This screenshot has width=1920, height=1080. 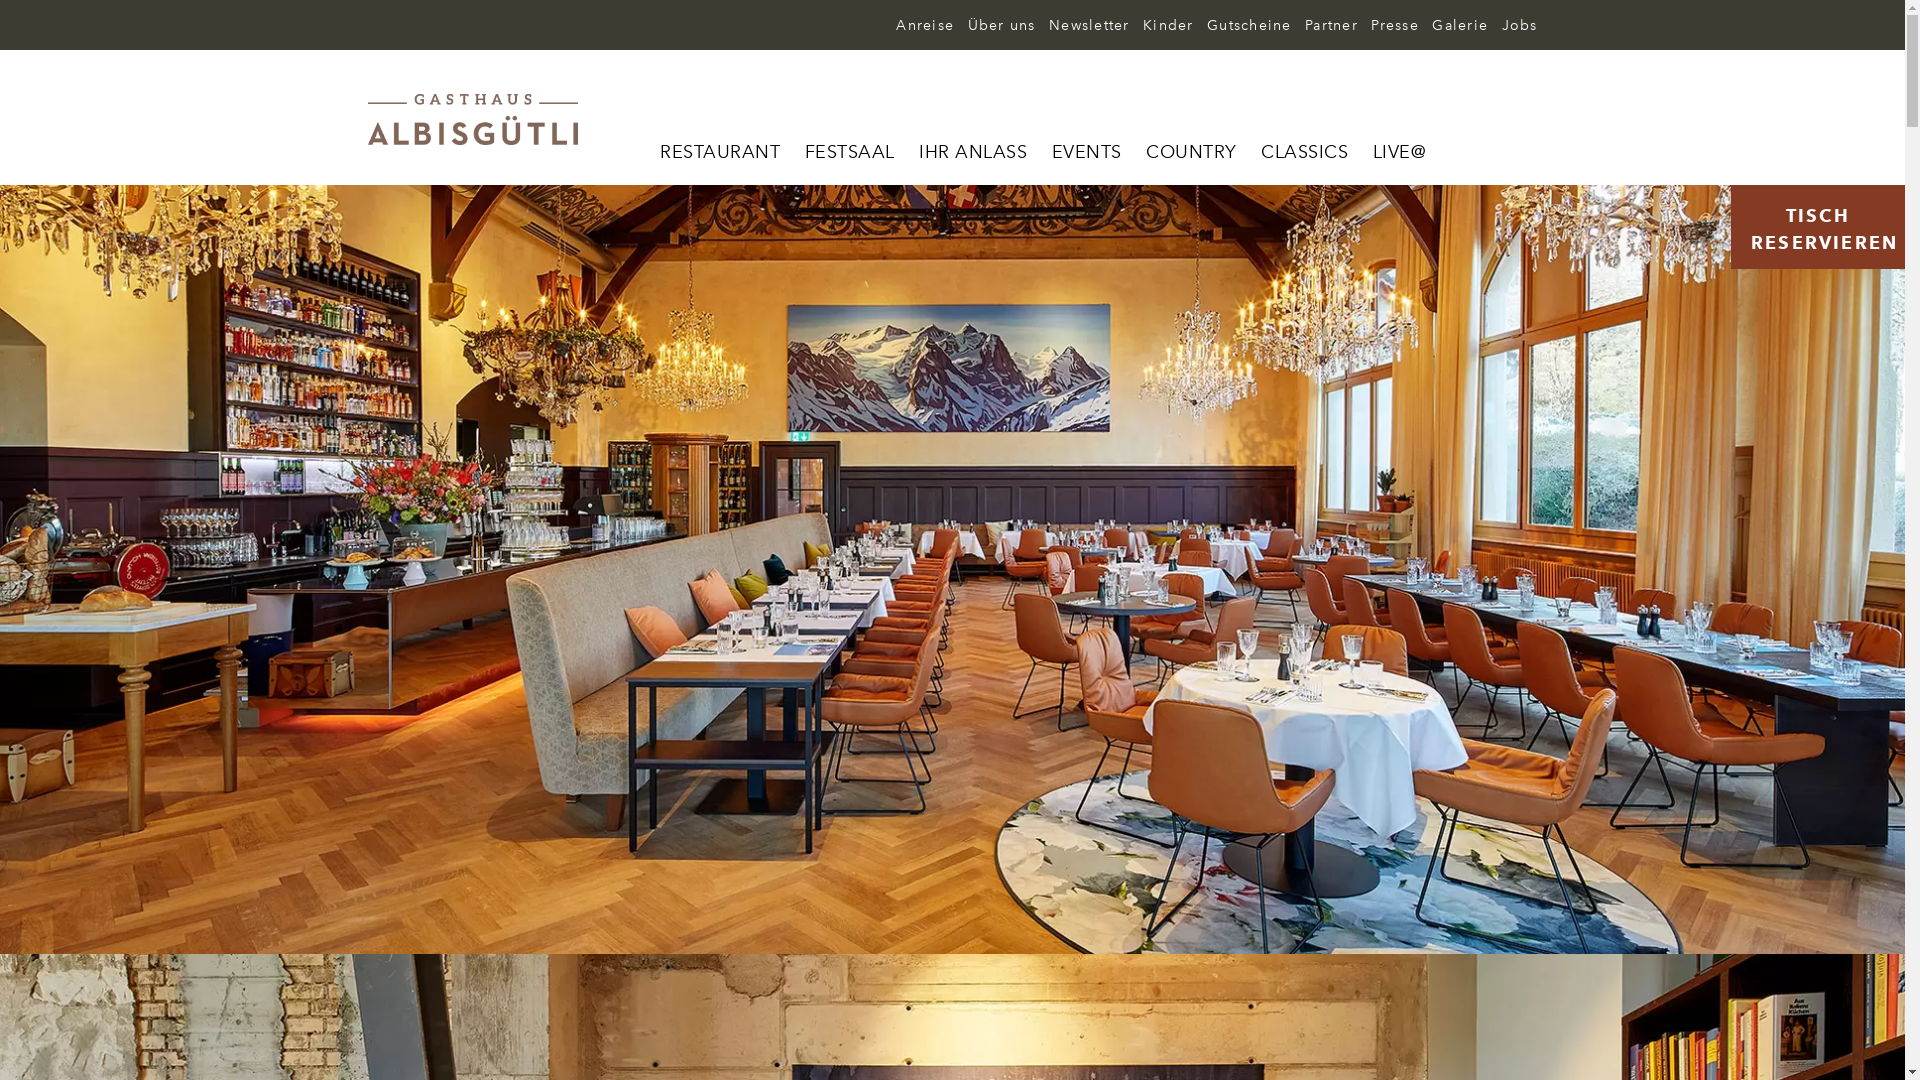 I want to click on 'IHR ANLASS', so click(x=973, y=153).